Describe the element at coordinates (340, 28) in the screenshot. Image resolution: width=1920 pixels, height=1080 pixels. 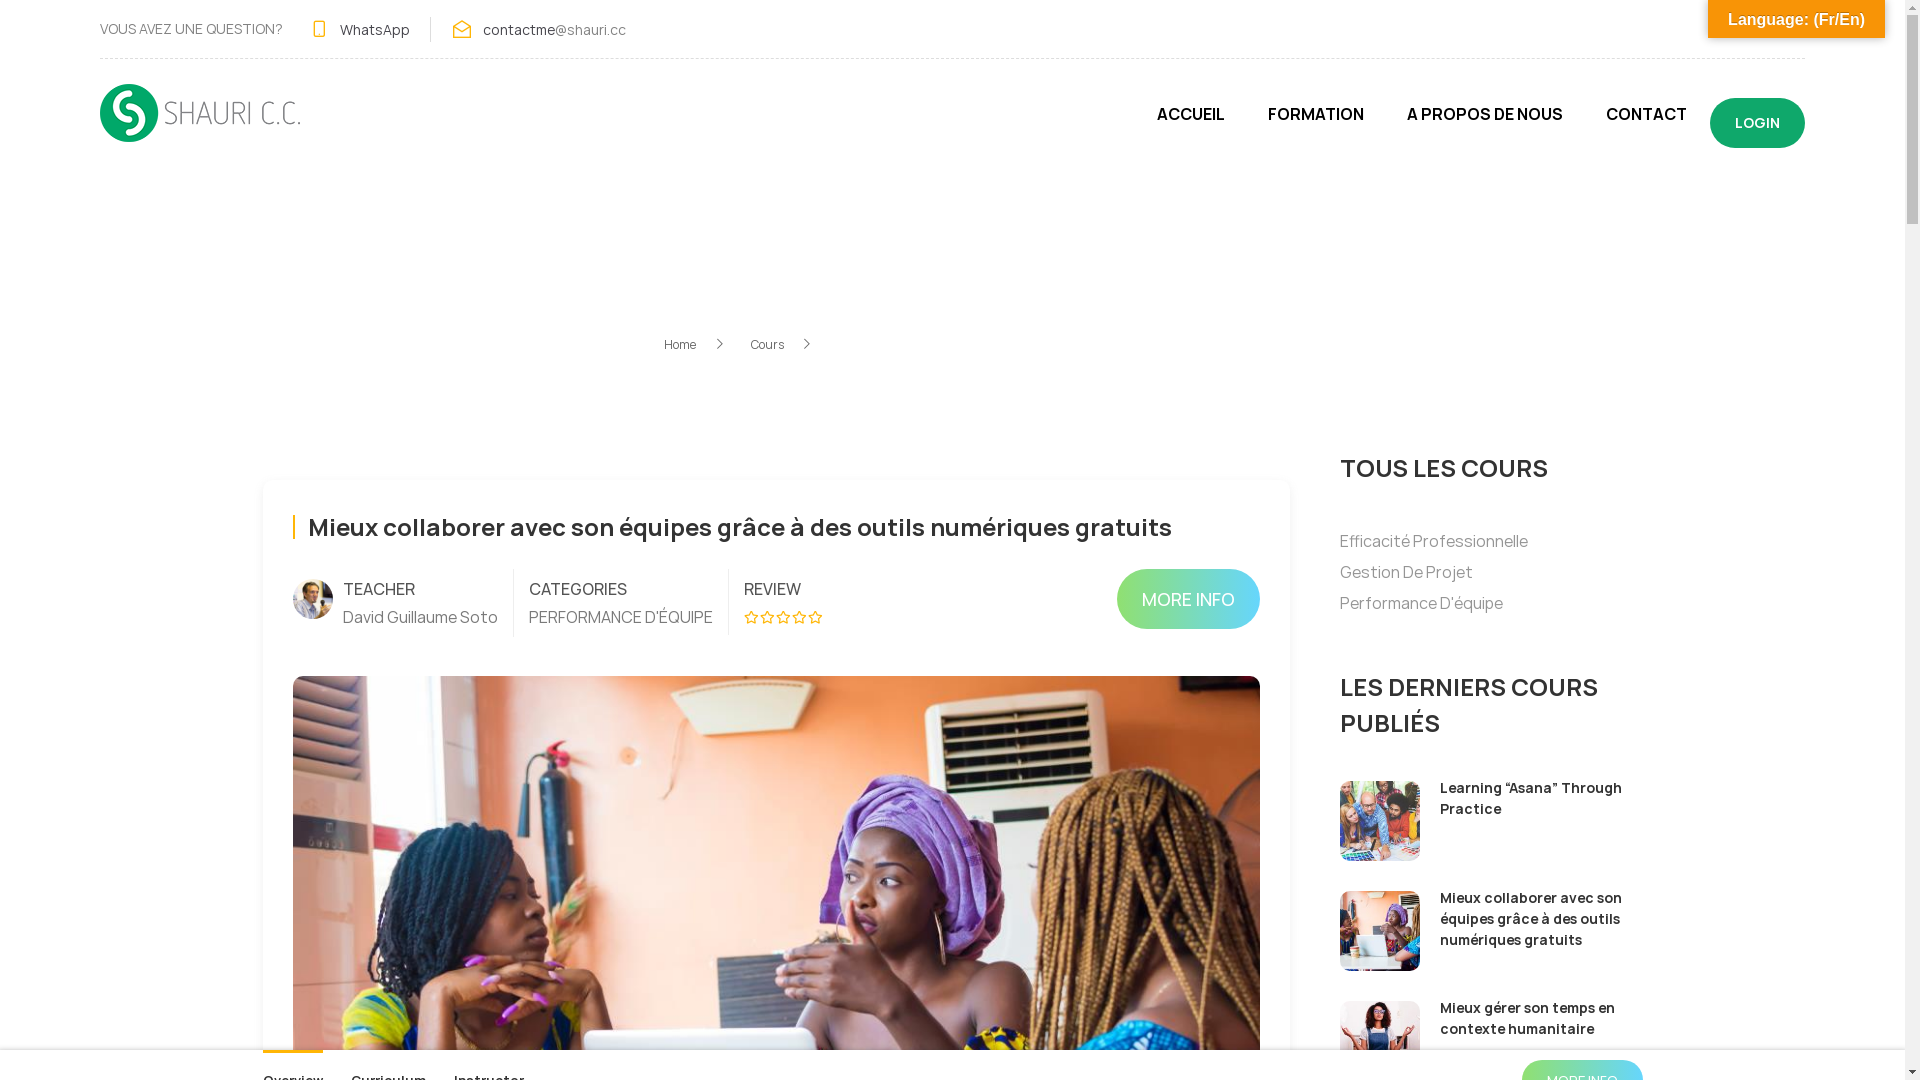
I see `'WhatsApp'` at that location.